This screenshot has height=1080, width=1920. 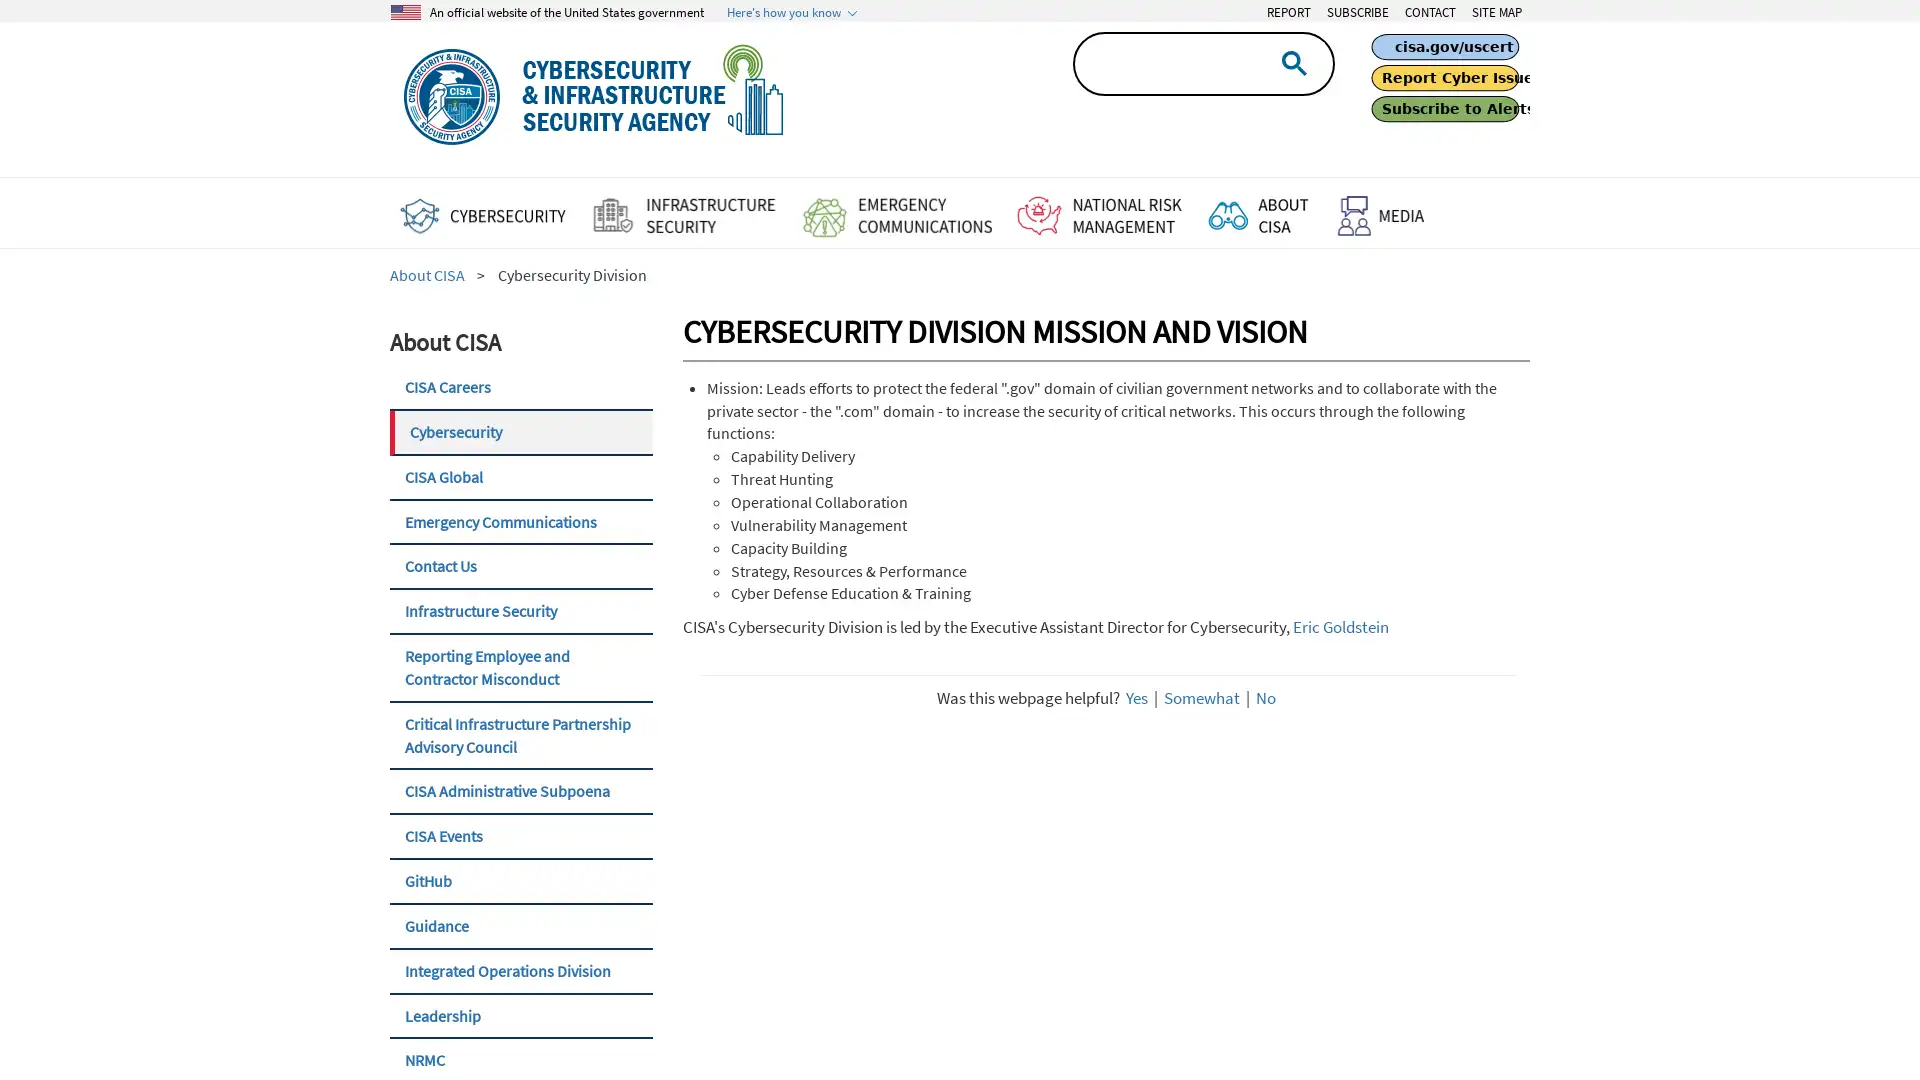 What do you see at coordinates (1290, 60) in the screenshot?
I see `search` at bounding box center [1290, 60].